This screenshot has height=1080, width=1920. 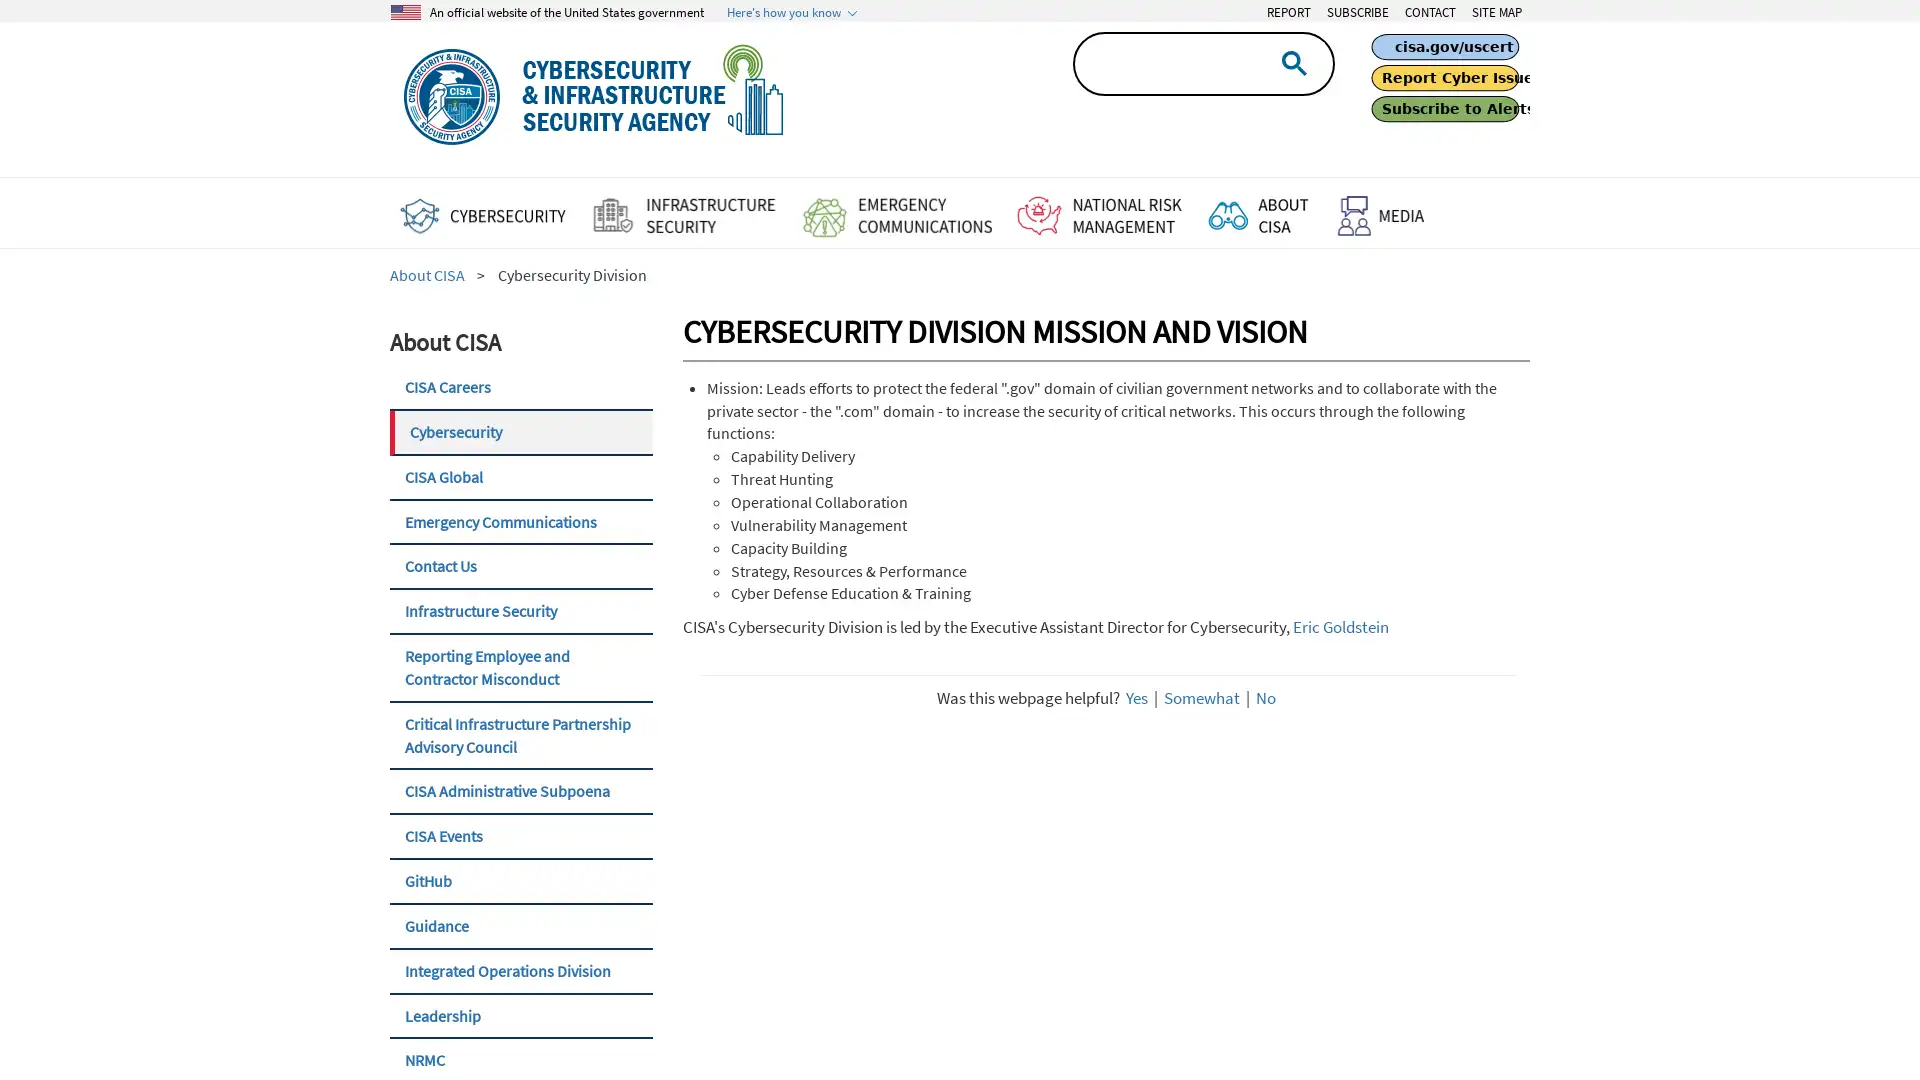 What do you see at coordinates (1290, 60) in the screenshot?
I see `search` at bounding box center [1290, 60].